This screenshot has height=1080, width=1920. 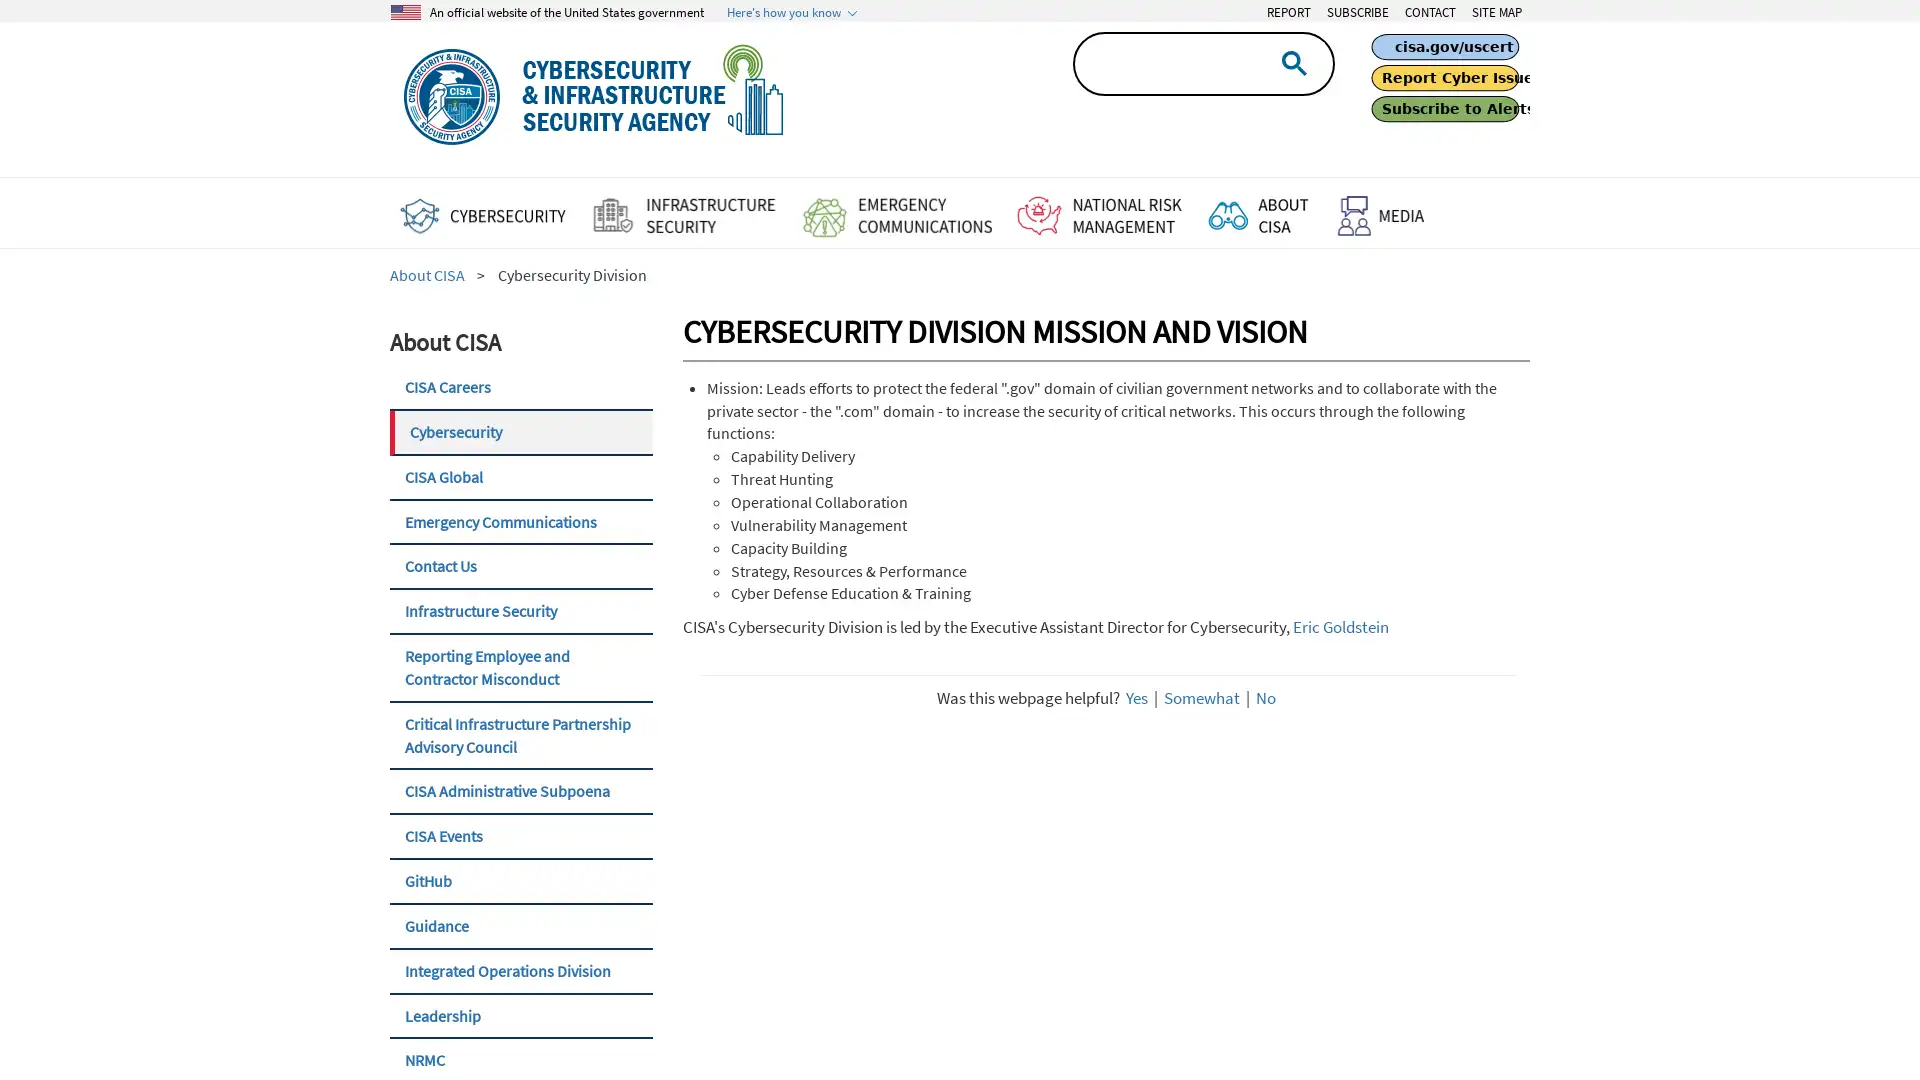 What do you see at coordinates (1290, 60) in the screenshot?
I see `search` at bounding box center [1290, 60].